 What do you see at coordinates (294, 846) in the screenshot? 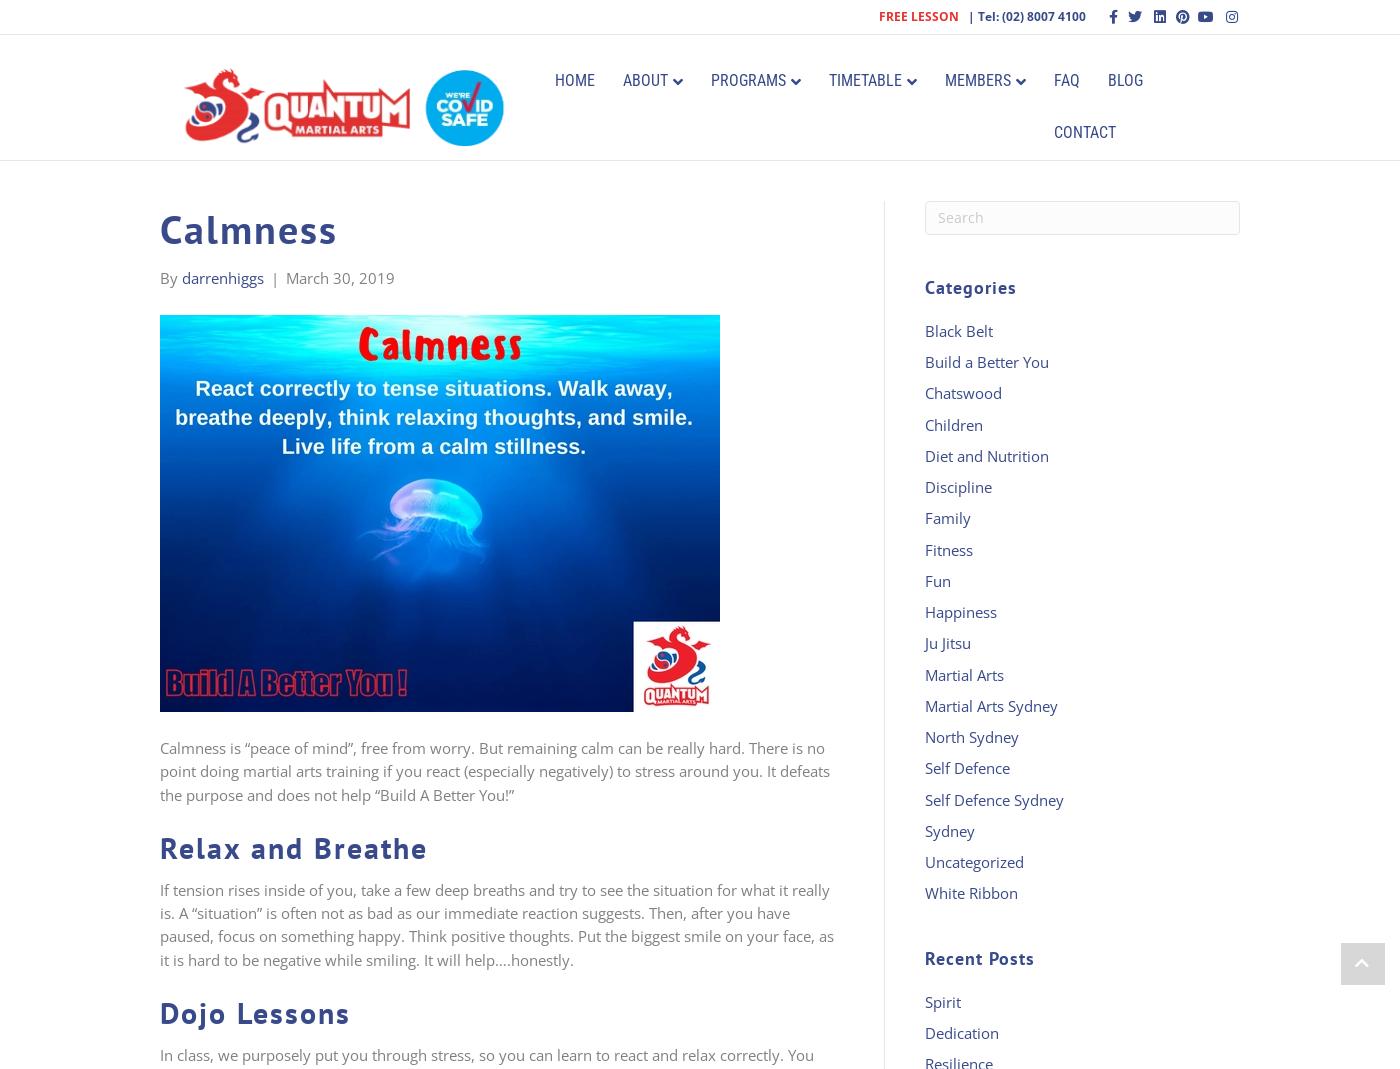
I see `'Relax and Breathe'` at bounding box center [294, 846].